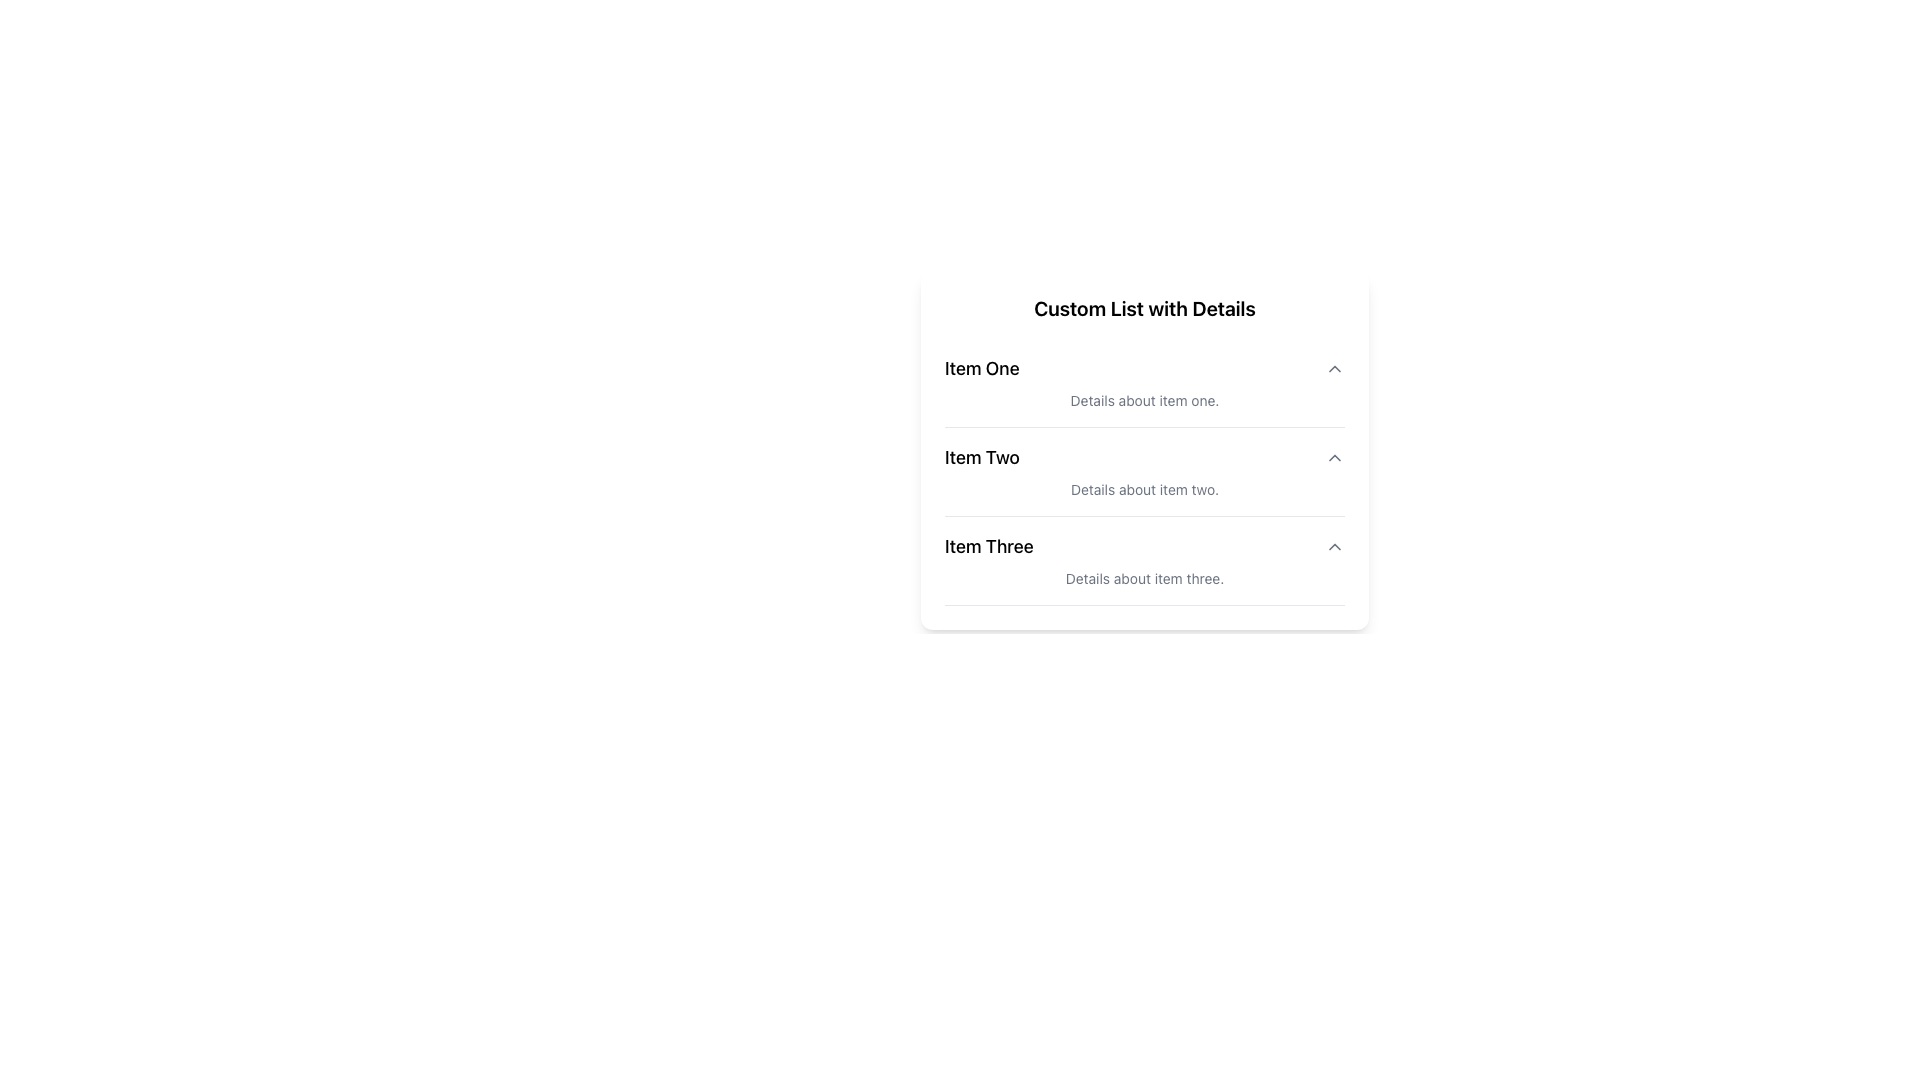 This screenshot has width=1920, height=1080. I want to click on the main title or header text label for the first item, so click(982, 369).